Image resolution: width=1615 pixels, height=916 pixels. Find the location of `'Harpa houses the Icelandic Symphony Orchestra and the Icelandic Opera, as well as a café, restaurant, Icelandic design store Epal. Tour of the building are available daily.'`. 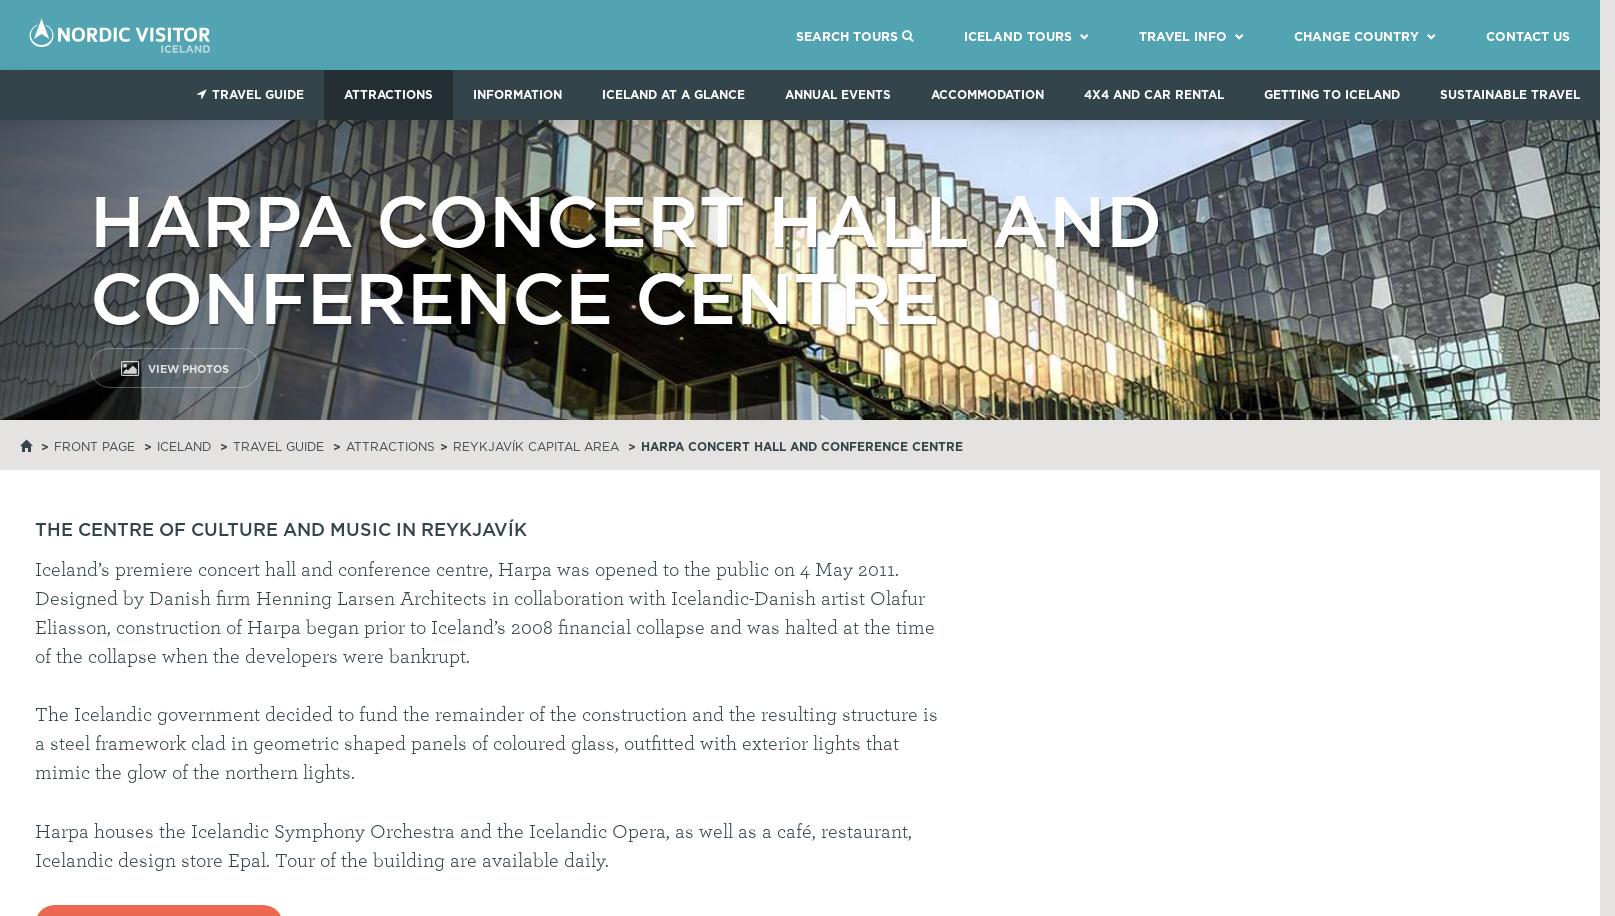

'Harpa houses the Icelandic Symphony Orchestra and the Icelandic Opera, as well as a café, restaurant, Icelandic design store Epal. Tour of the building are available daily.' is located at coordinates (35, 845).